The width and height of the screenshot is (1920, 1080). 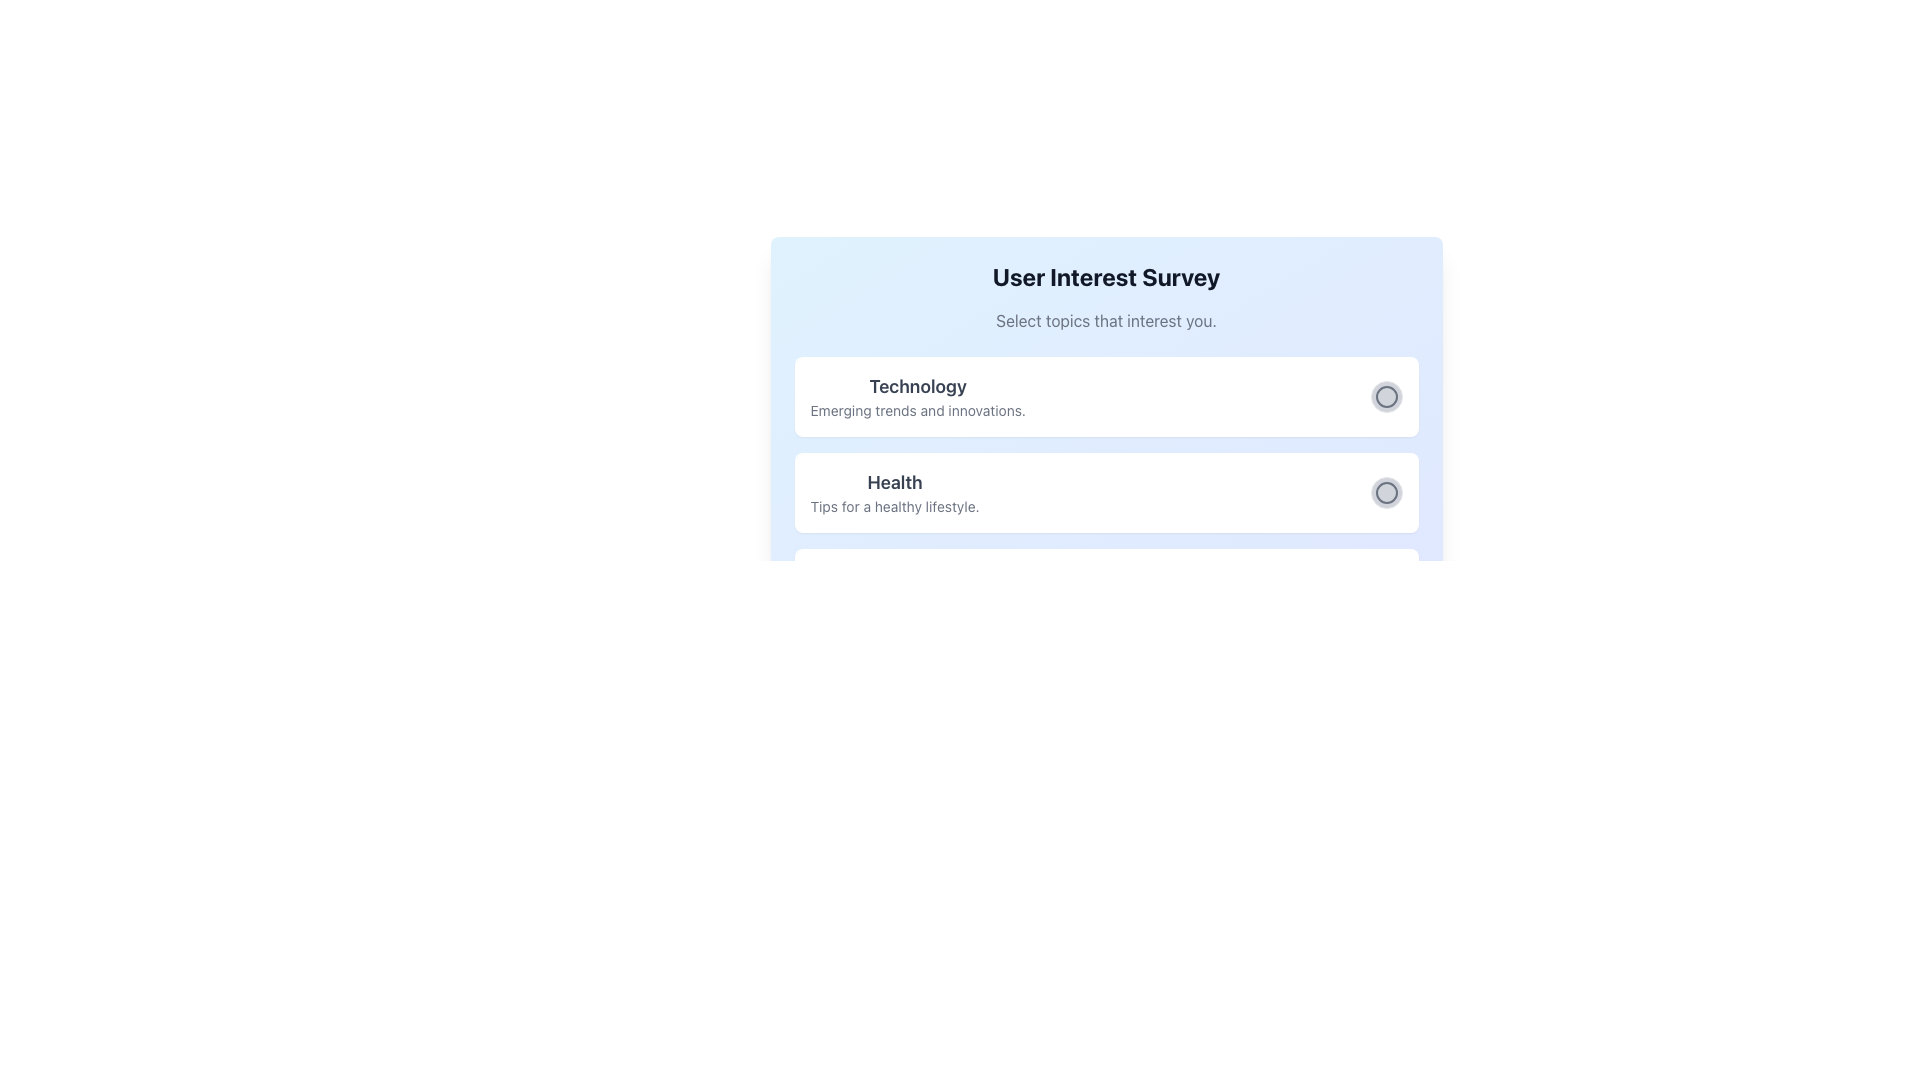 I want to click on the header text labeled 'Technology' which is styled in bold, medium-sized dark gray font within a blue-themed survey interface, so click(x=917, y=386).